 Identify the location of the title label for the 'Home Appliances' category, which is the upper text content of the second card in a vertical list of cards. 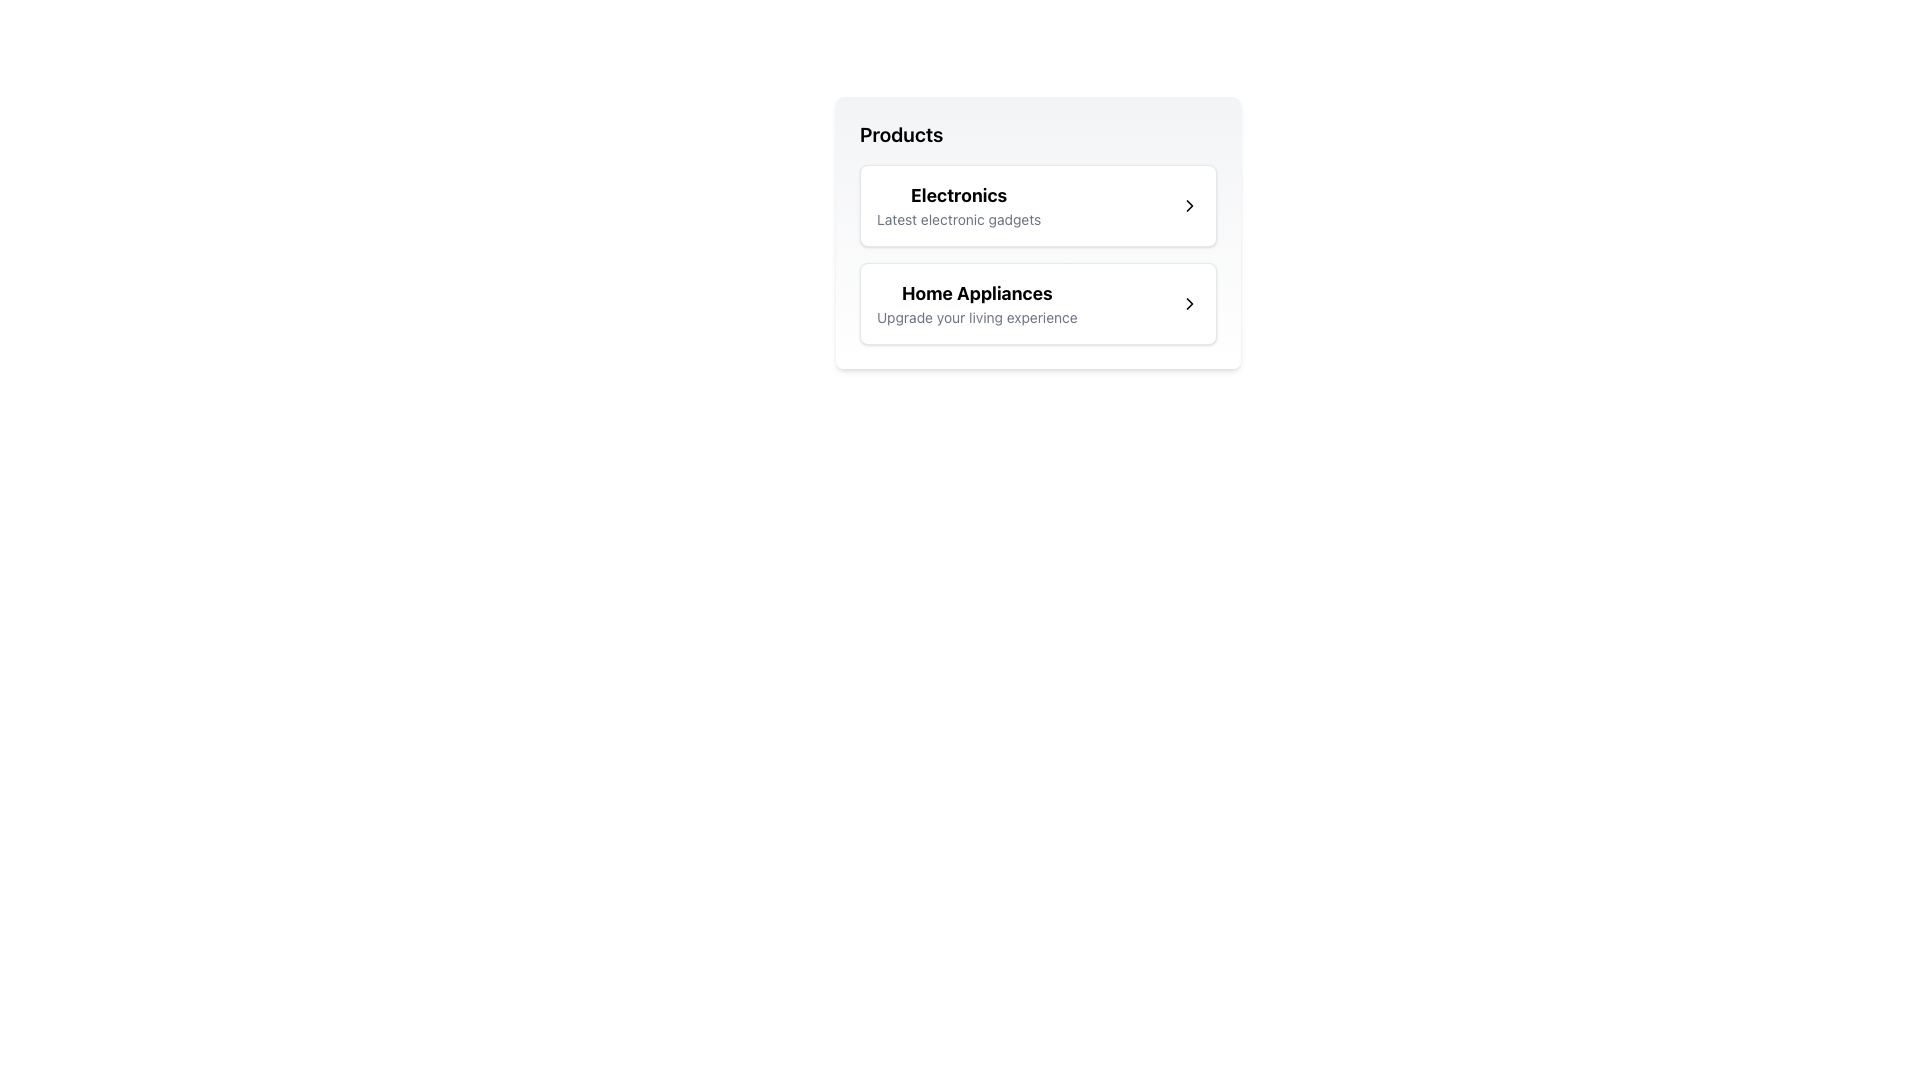
(977, 293).